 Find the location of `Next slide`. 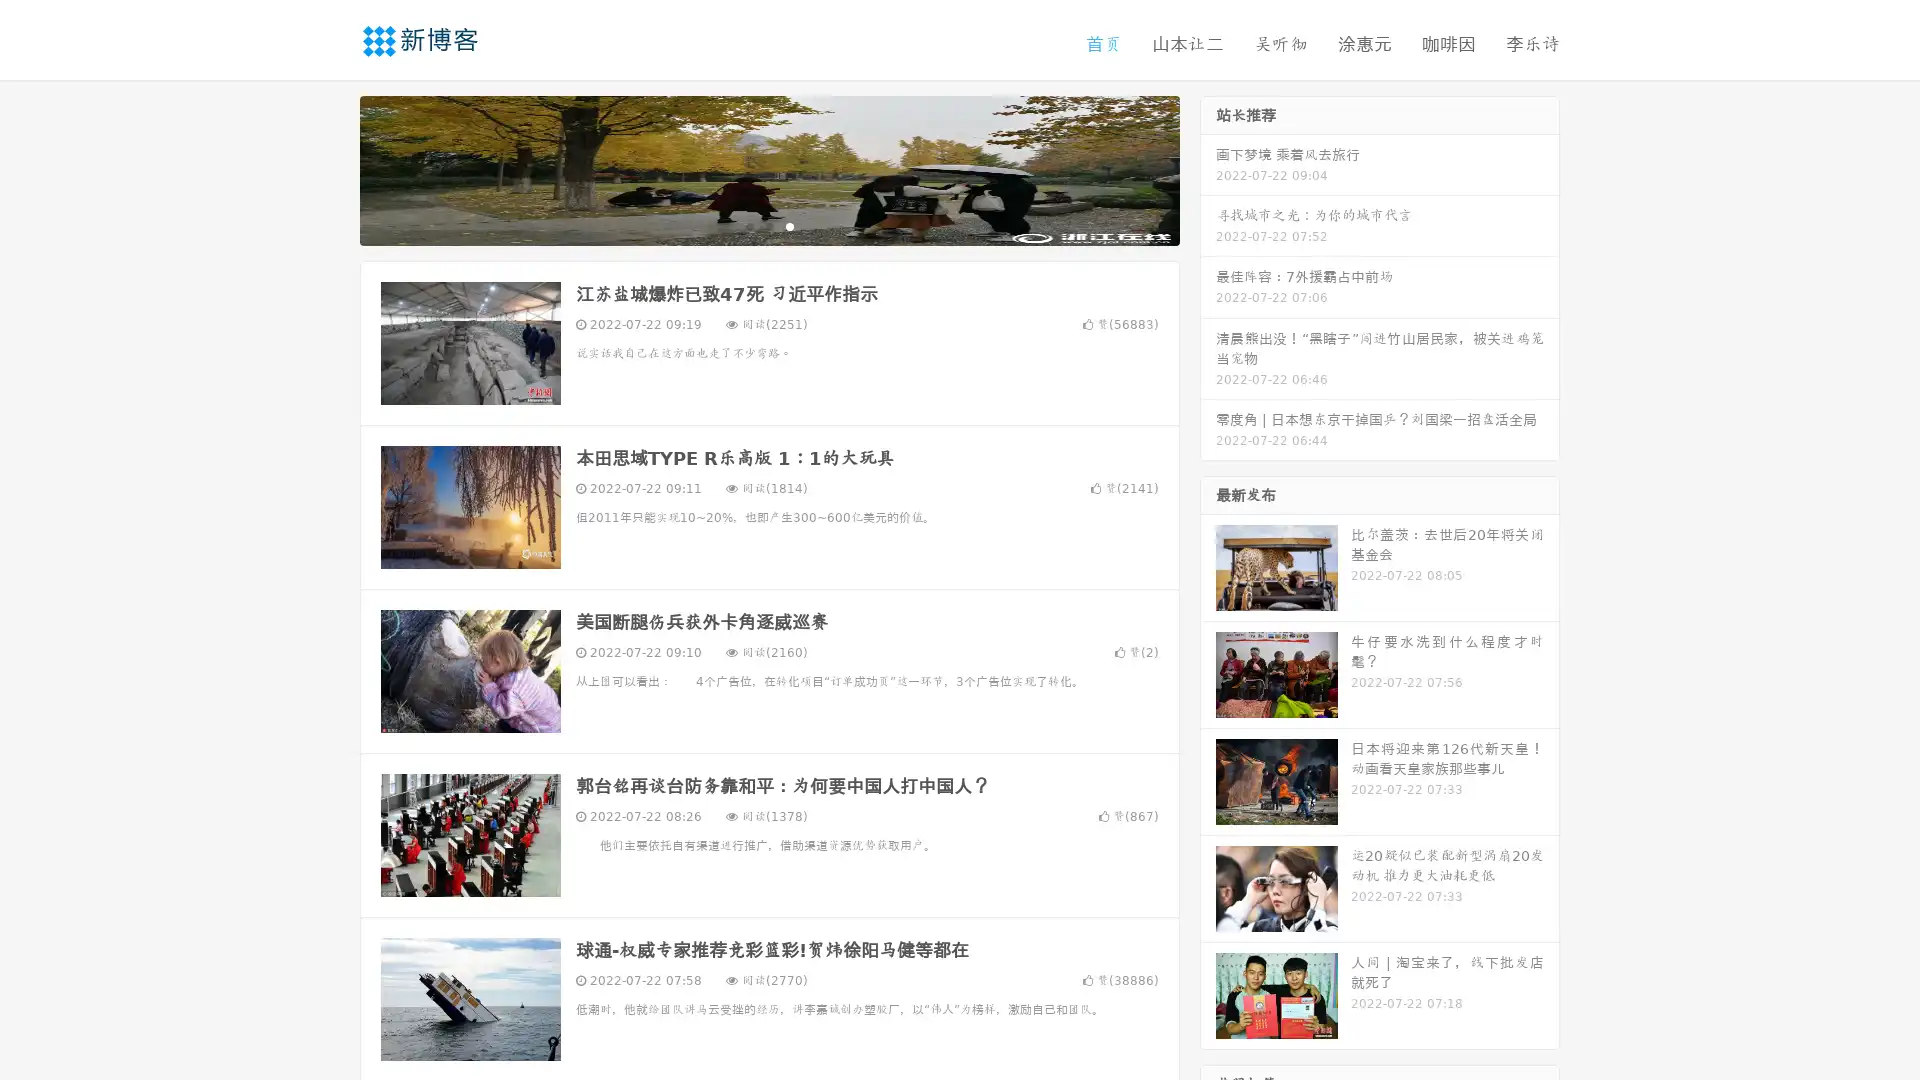

Next slide is located at coordinates (1208, 168).